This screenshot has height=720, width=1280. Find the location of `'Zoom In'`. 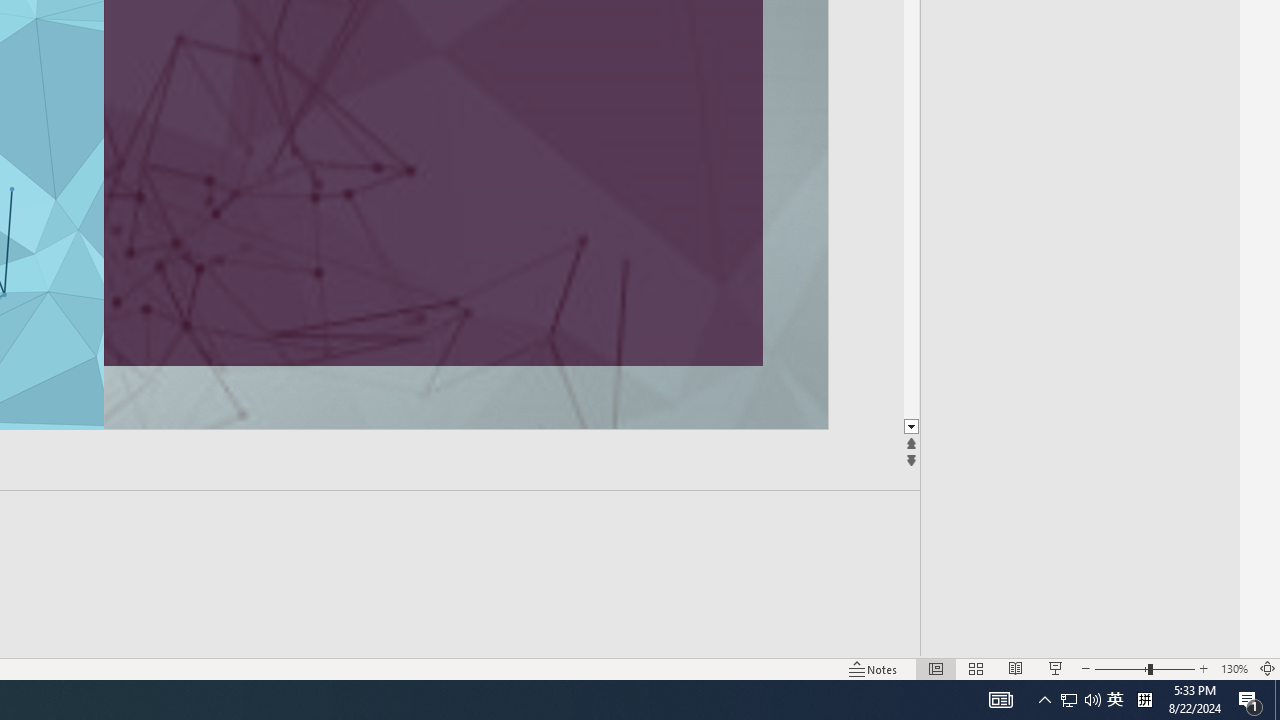

'Zoom In' is located at coordinates (1203, 669).